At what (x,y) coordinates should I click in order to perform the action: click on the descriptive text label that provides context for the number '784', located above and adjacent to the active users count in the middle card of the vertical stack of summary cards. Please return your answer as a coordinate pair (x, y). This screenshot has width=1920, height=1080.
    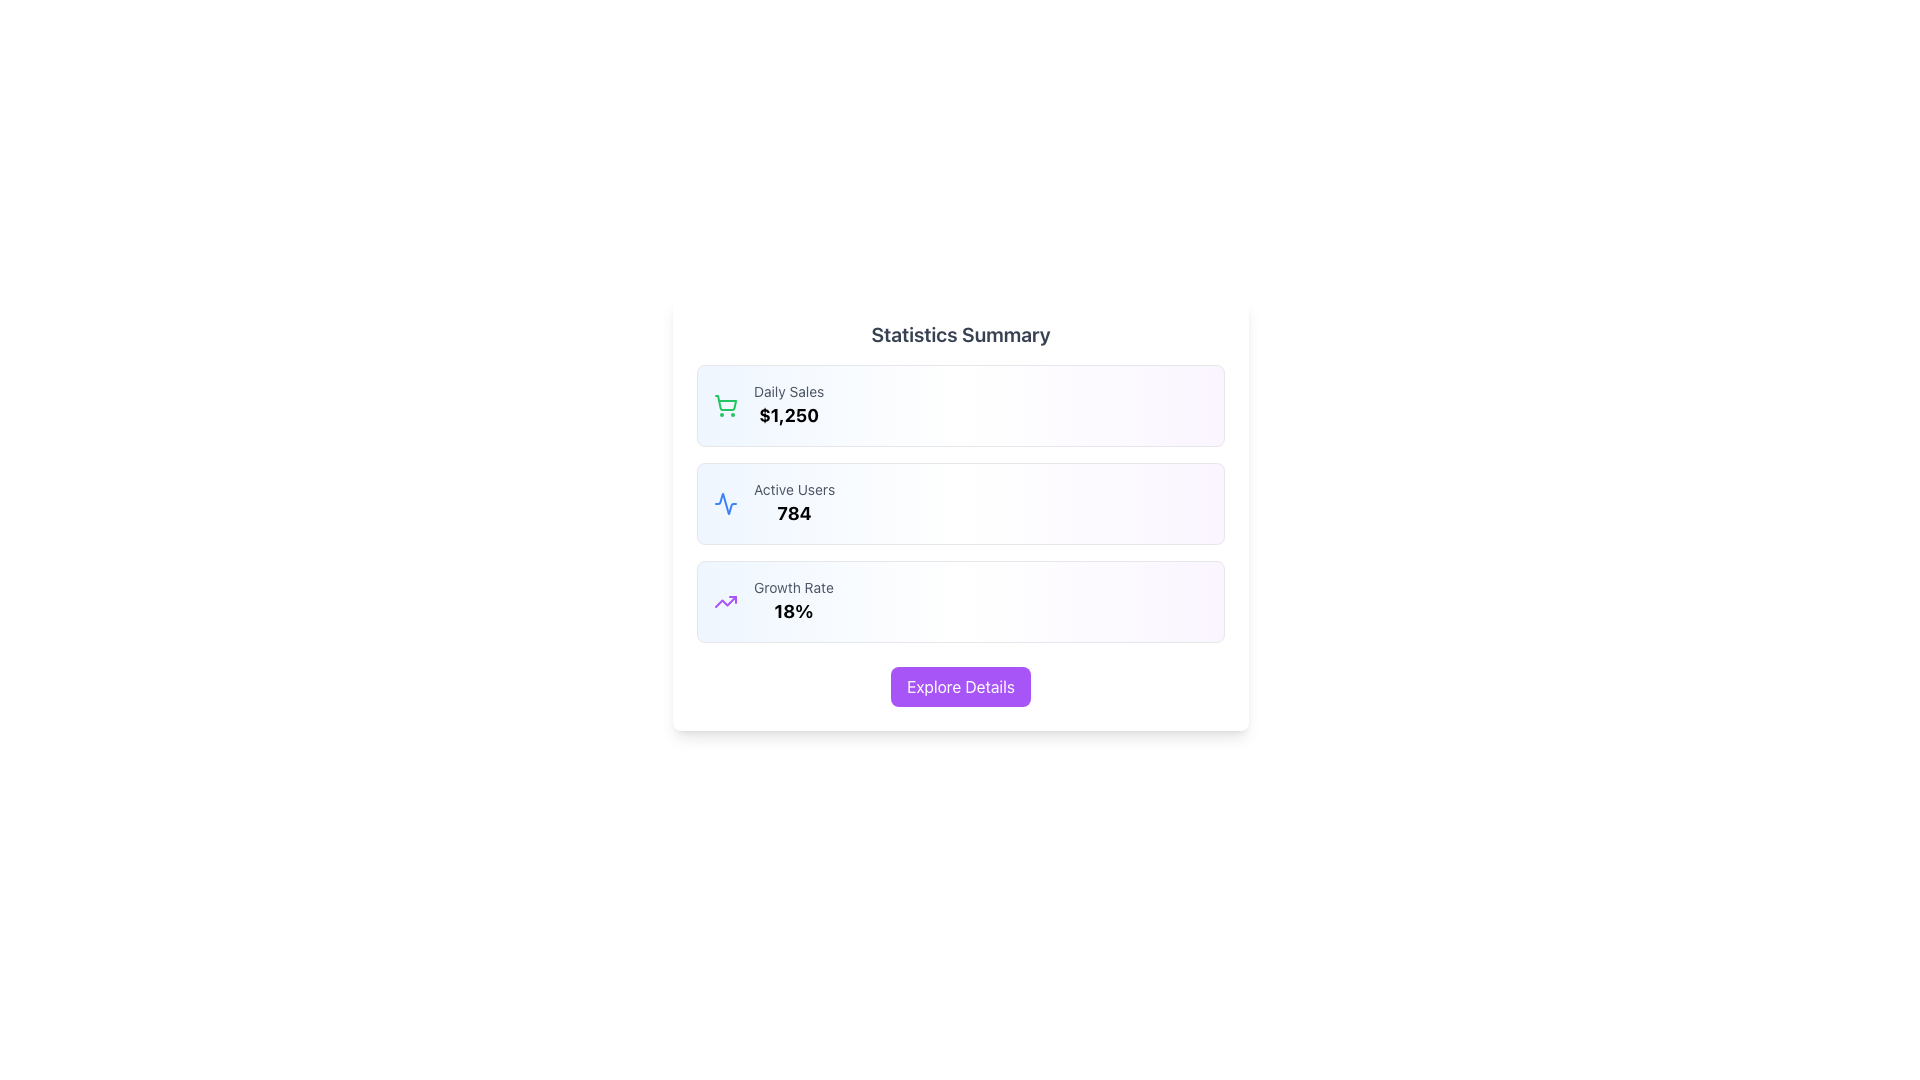
    Looking at the image, I should click on (793, 489).